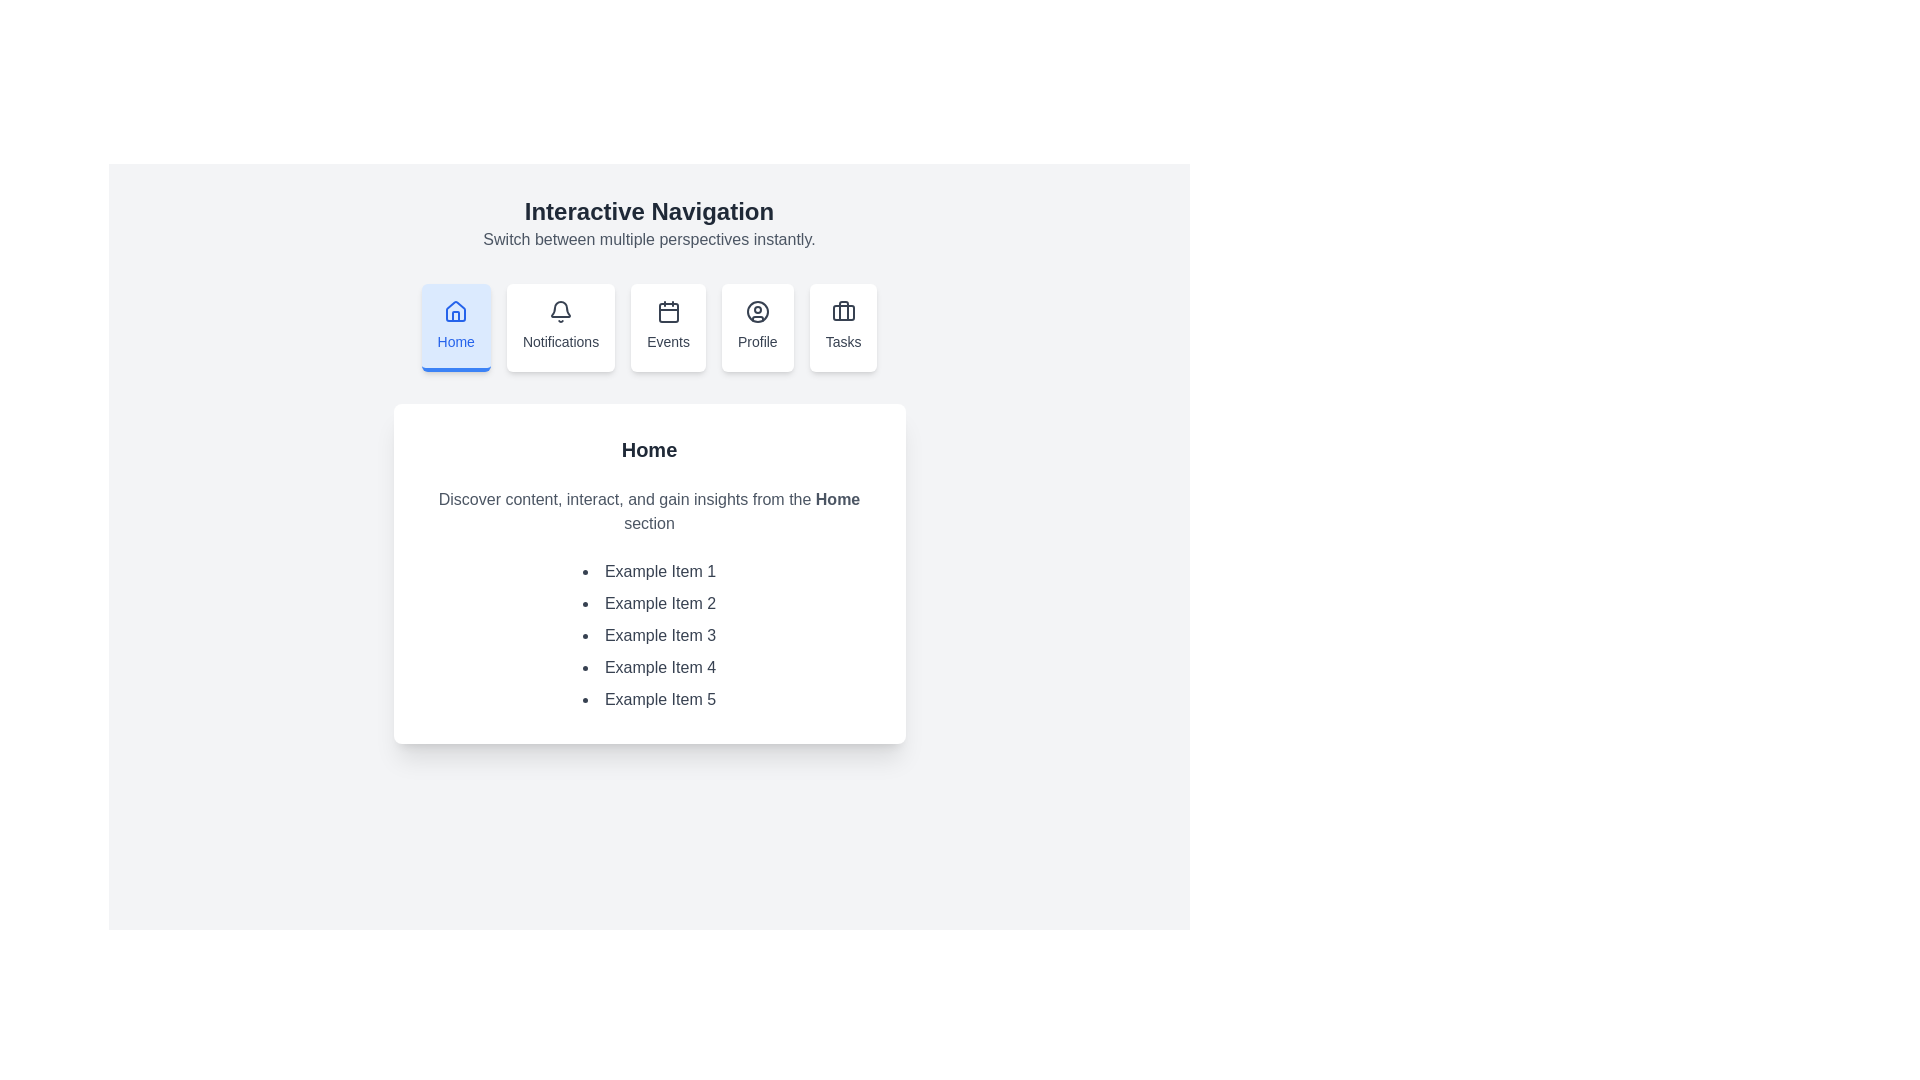 The width and height of the screenshot is (1920, 1080). I want to click on the 'Home' button, which is a blue rectangular card with a house icon and the label 'Home' below it, located at the leftmost side of the navigation bar, so click(455, 326).